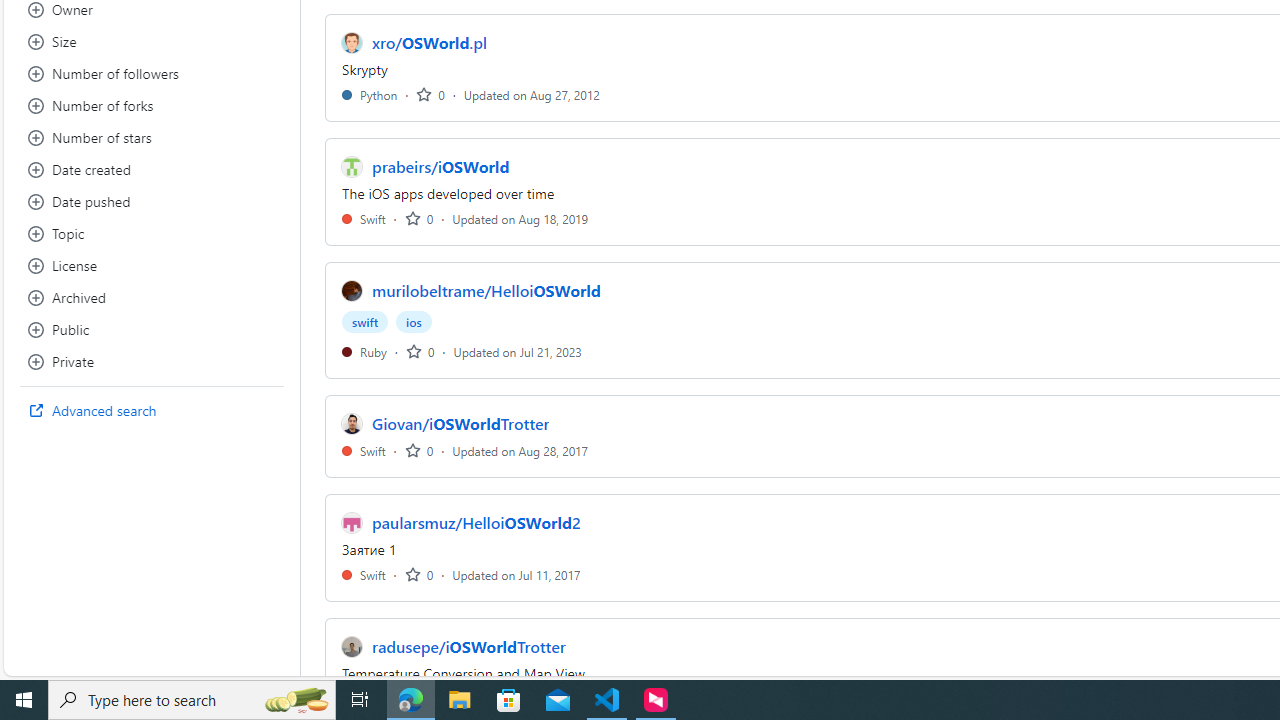  Describe the element at coordinates (364, 350) in the screenshot. I see `'Ruby'` at that location.